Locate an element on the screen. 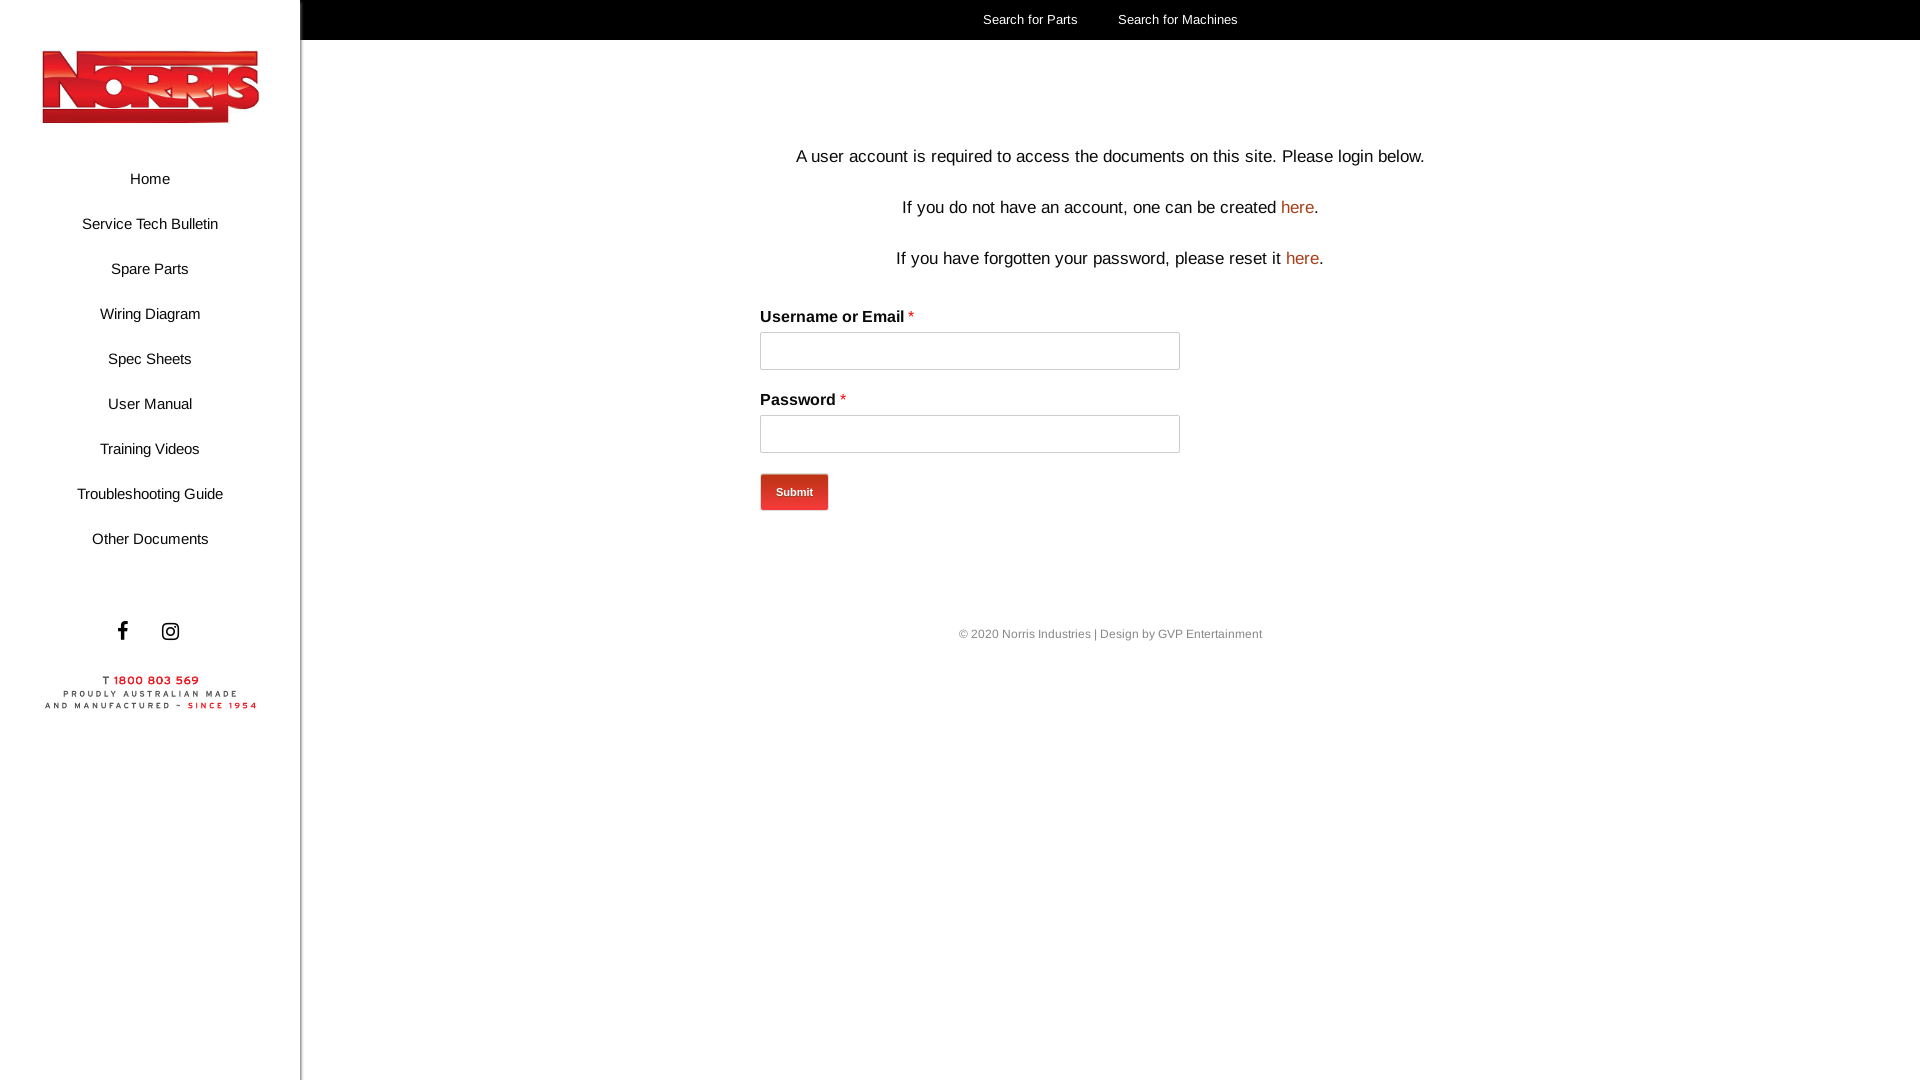 The image size is (1920, 1080). 'Search for Machines' is located at coordinates (1177, 19).